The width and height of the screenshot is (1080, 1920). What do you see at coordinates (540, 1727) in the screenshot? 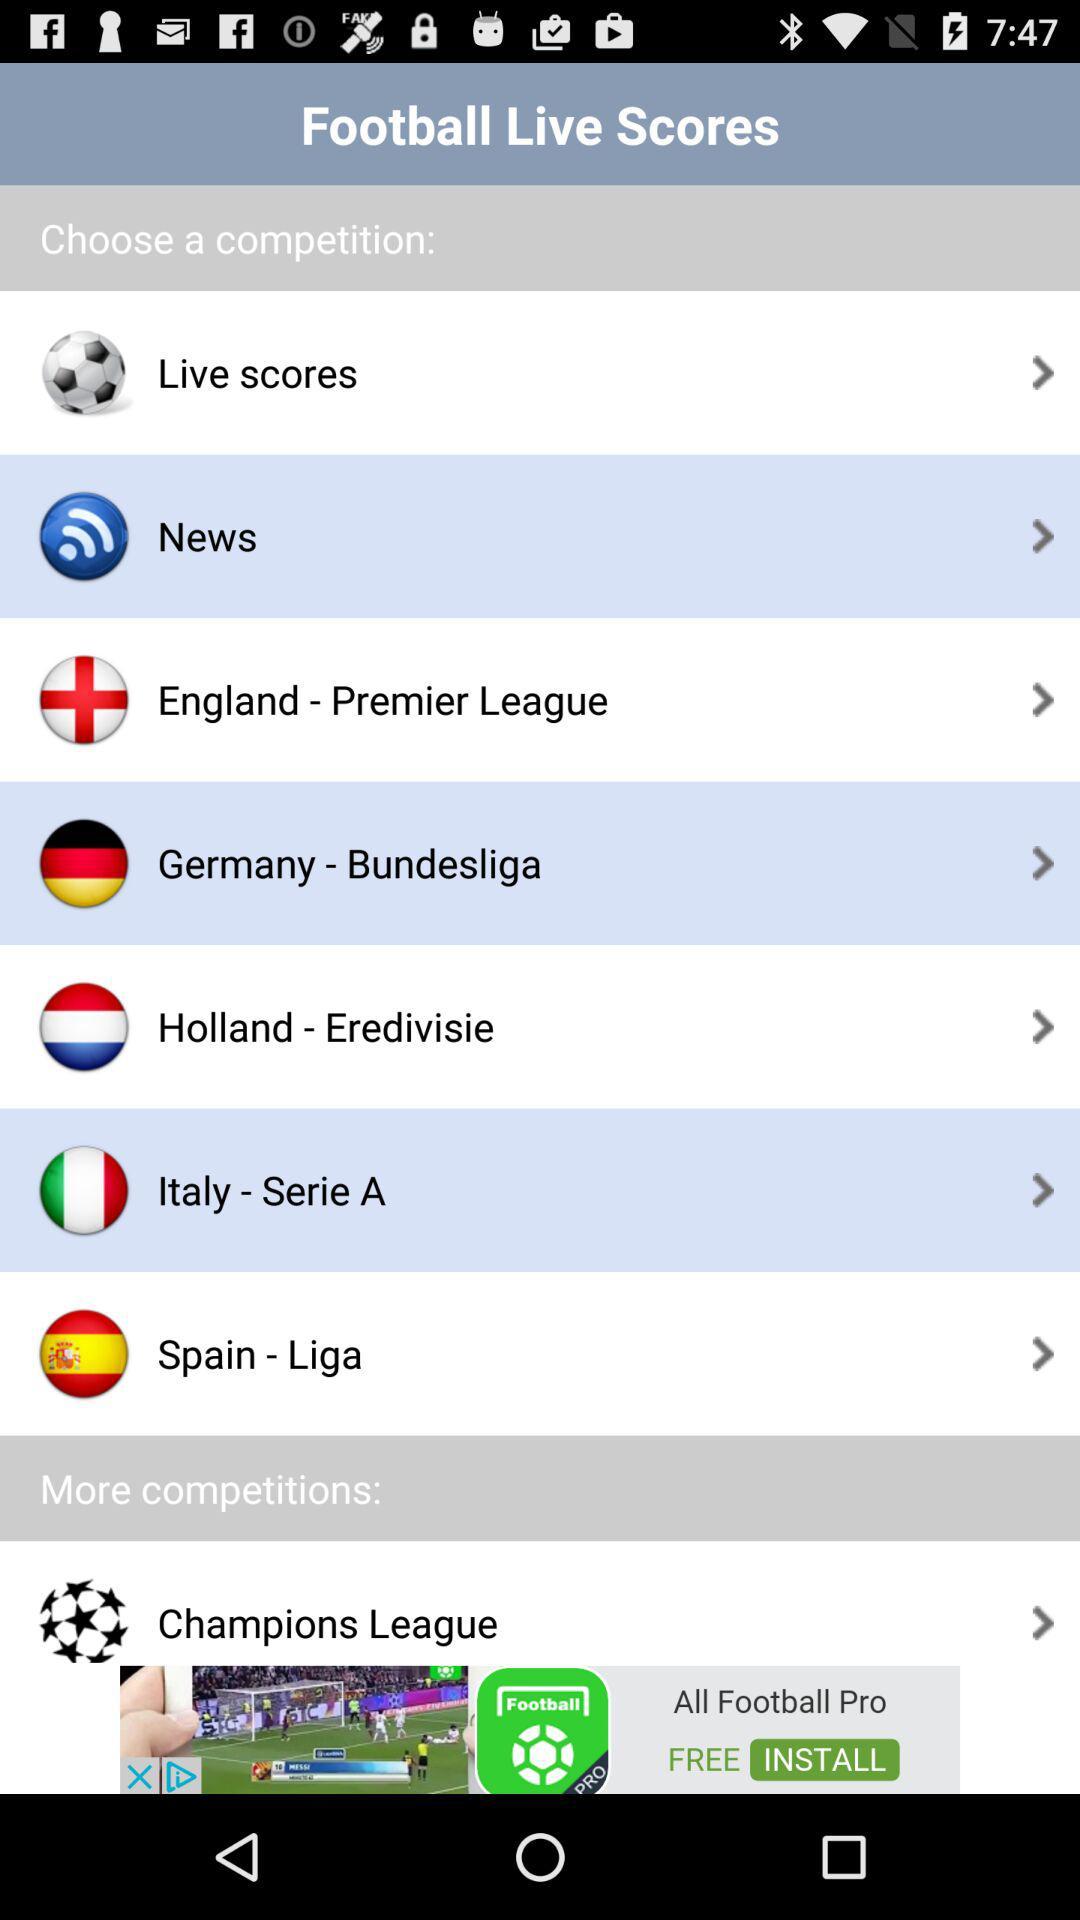
I see `advertisement banner` at bounding box center [540, 1727].